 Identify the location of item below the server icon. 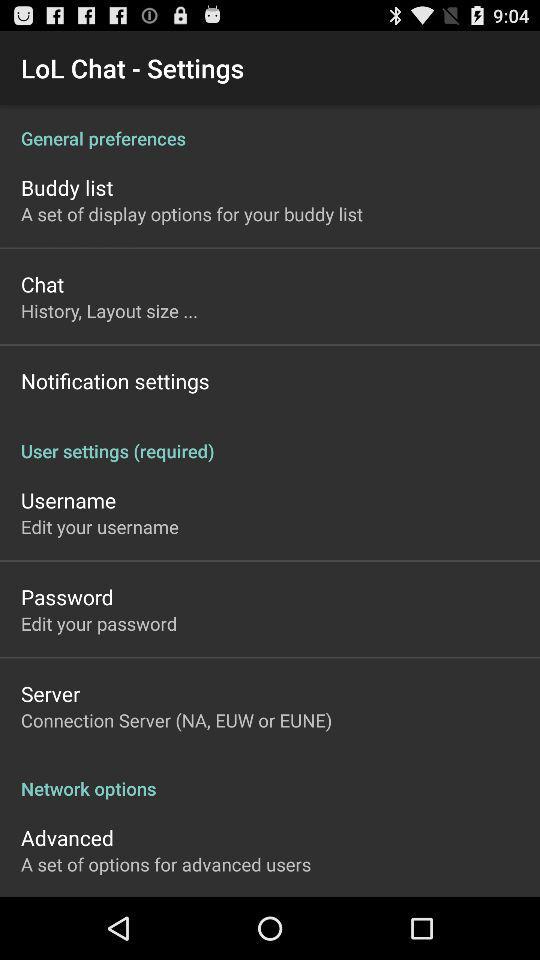
(176, 720).